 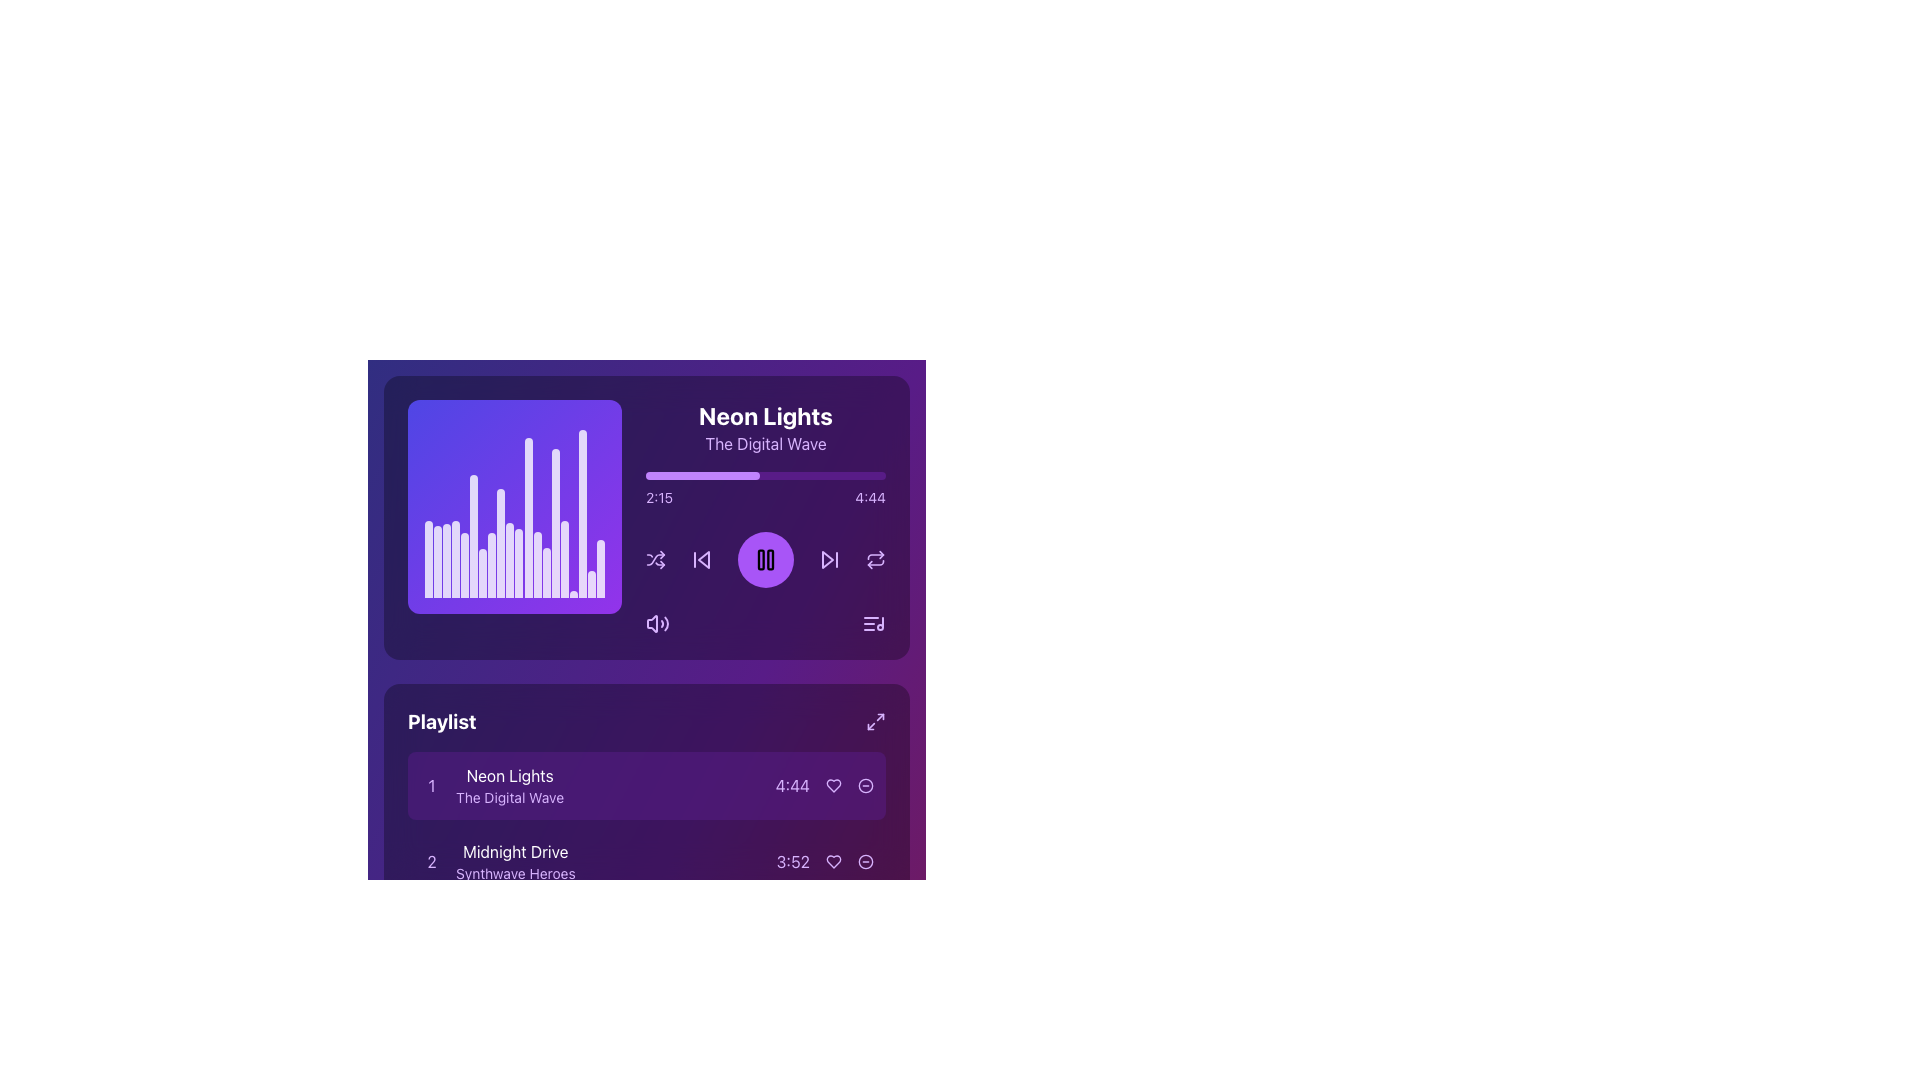 I want to click on the text element displaying 'Neon Lights The Digital Wave', located in the playlist section beneath the main music player, so click(x=492, y=785).